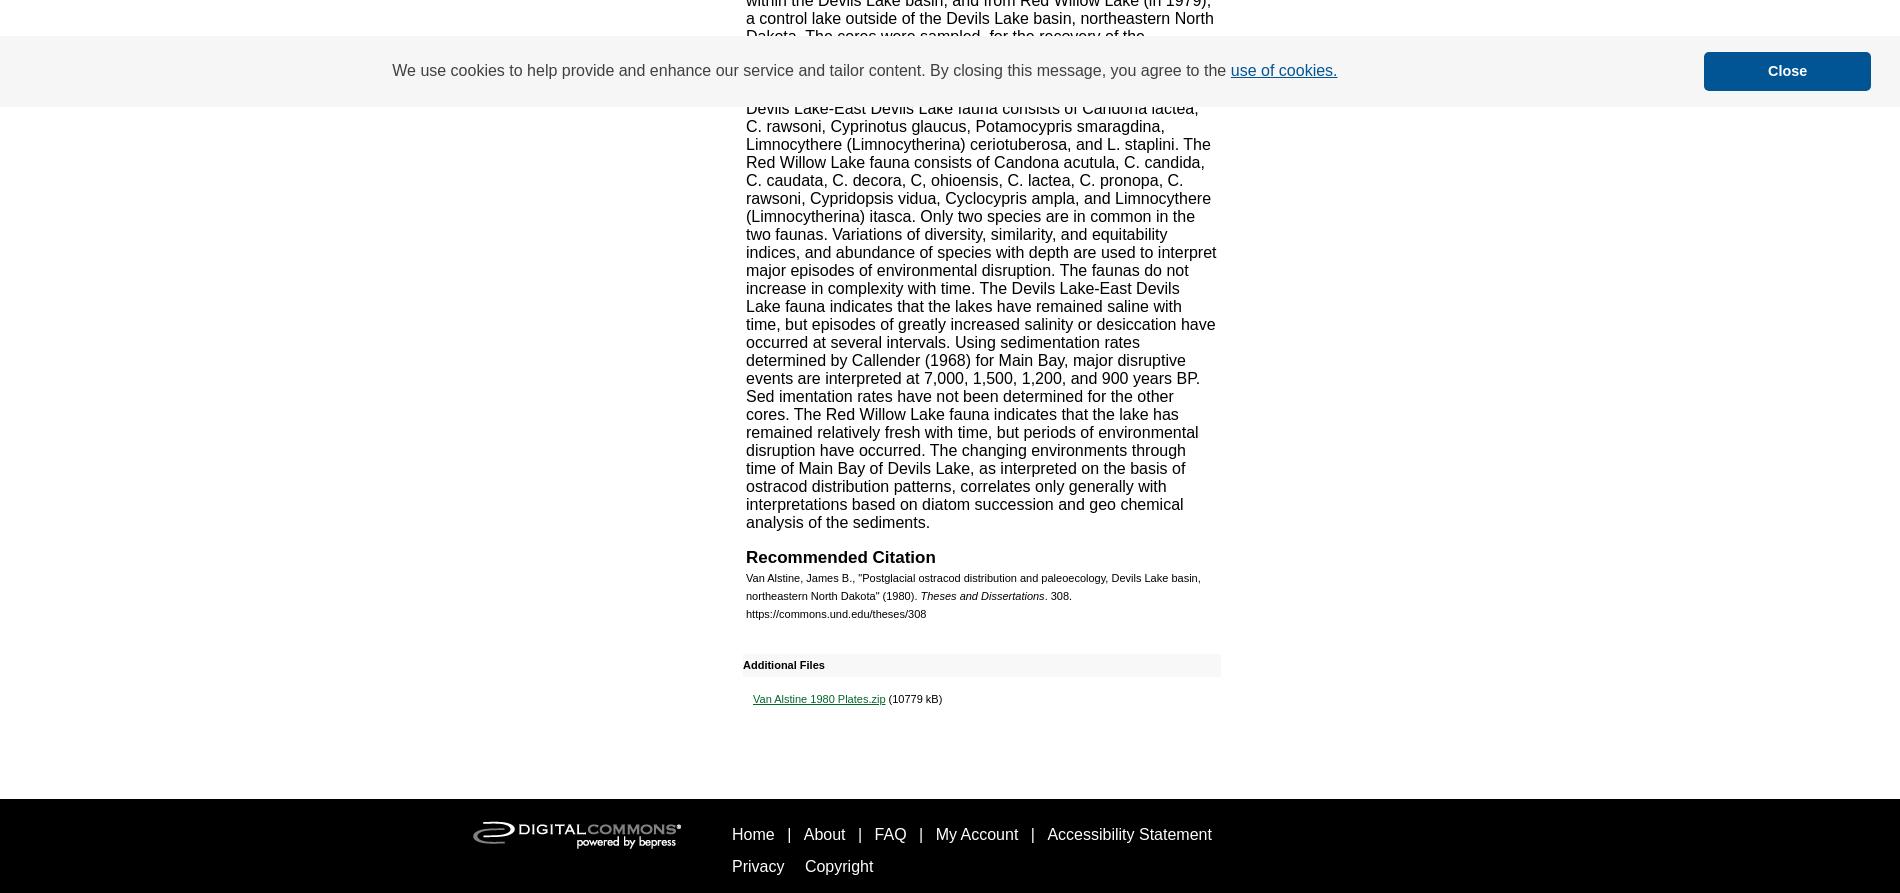  I want to click on '(10779 kB)', so click(912, 699).